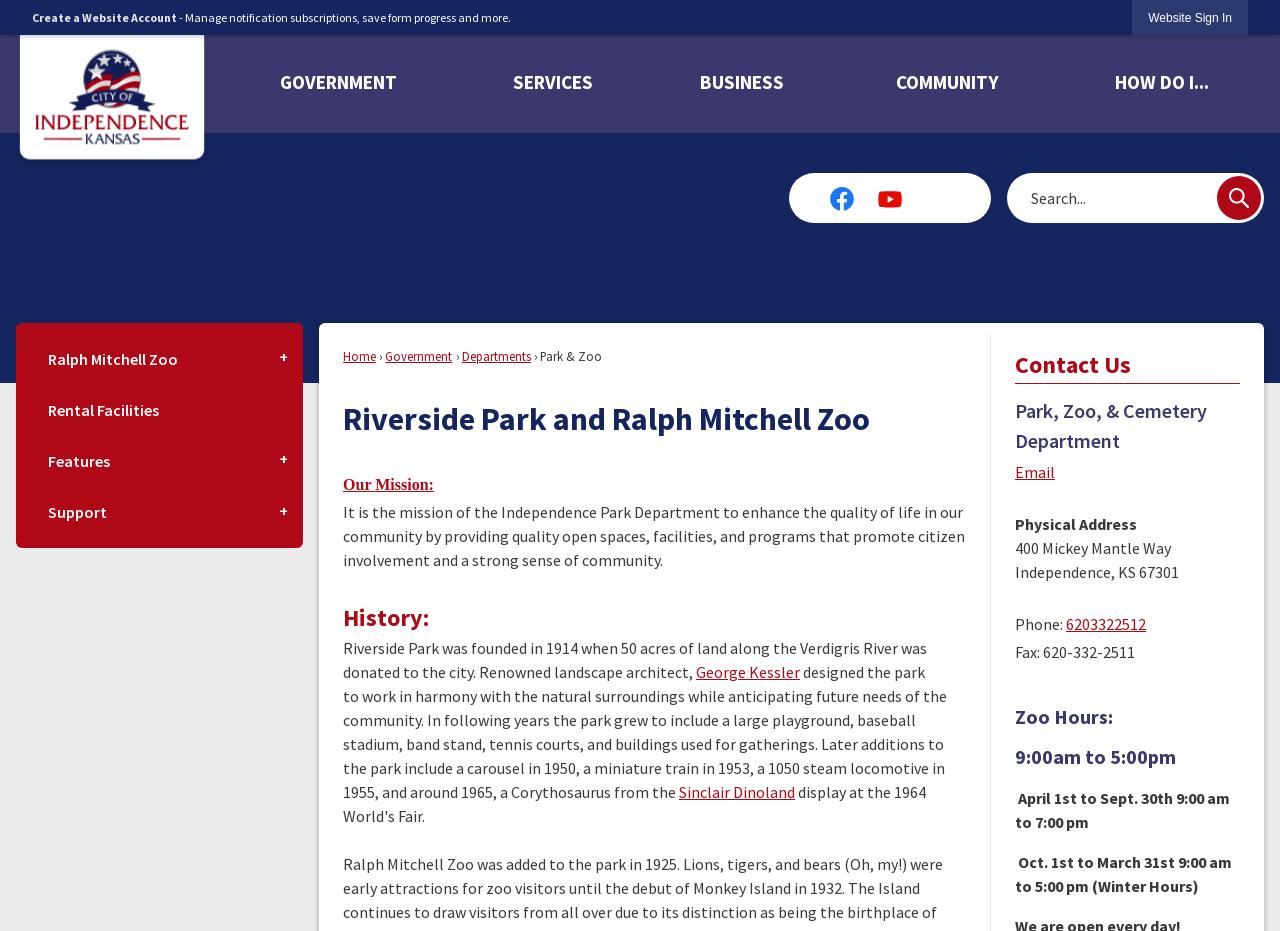  I want to click on 'Park, Zoo, & Cemetery Department', so click(1109, 424).